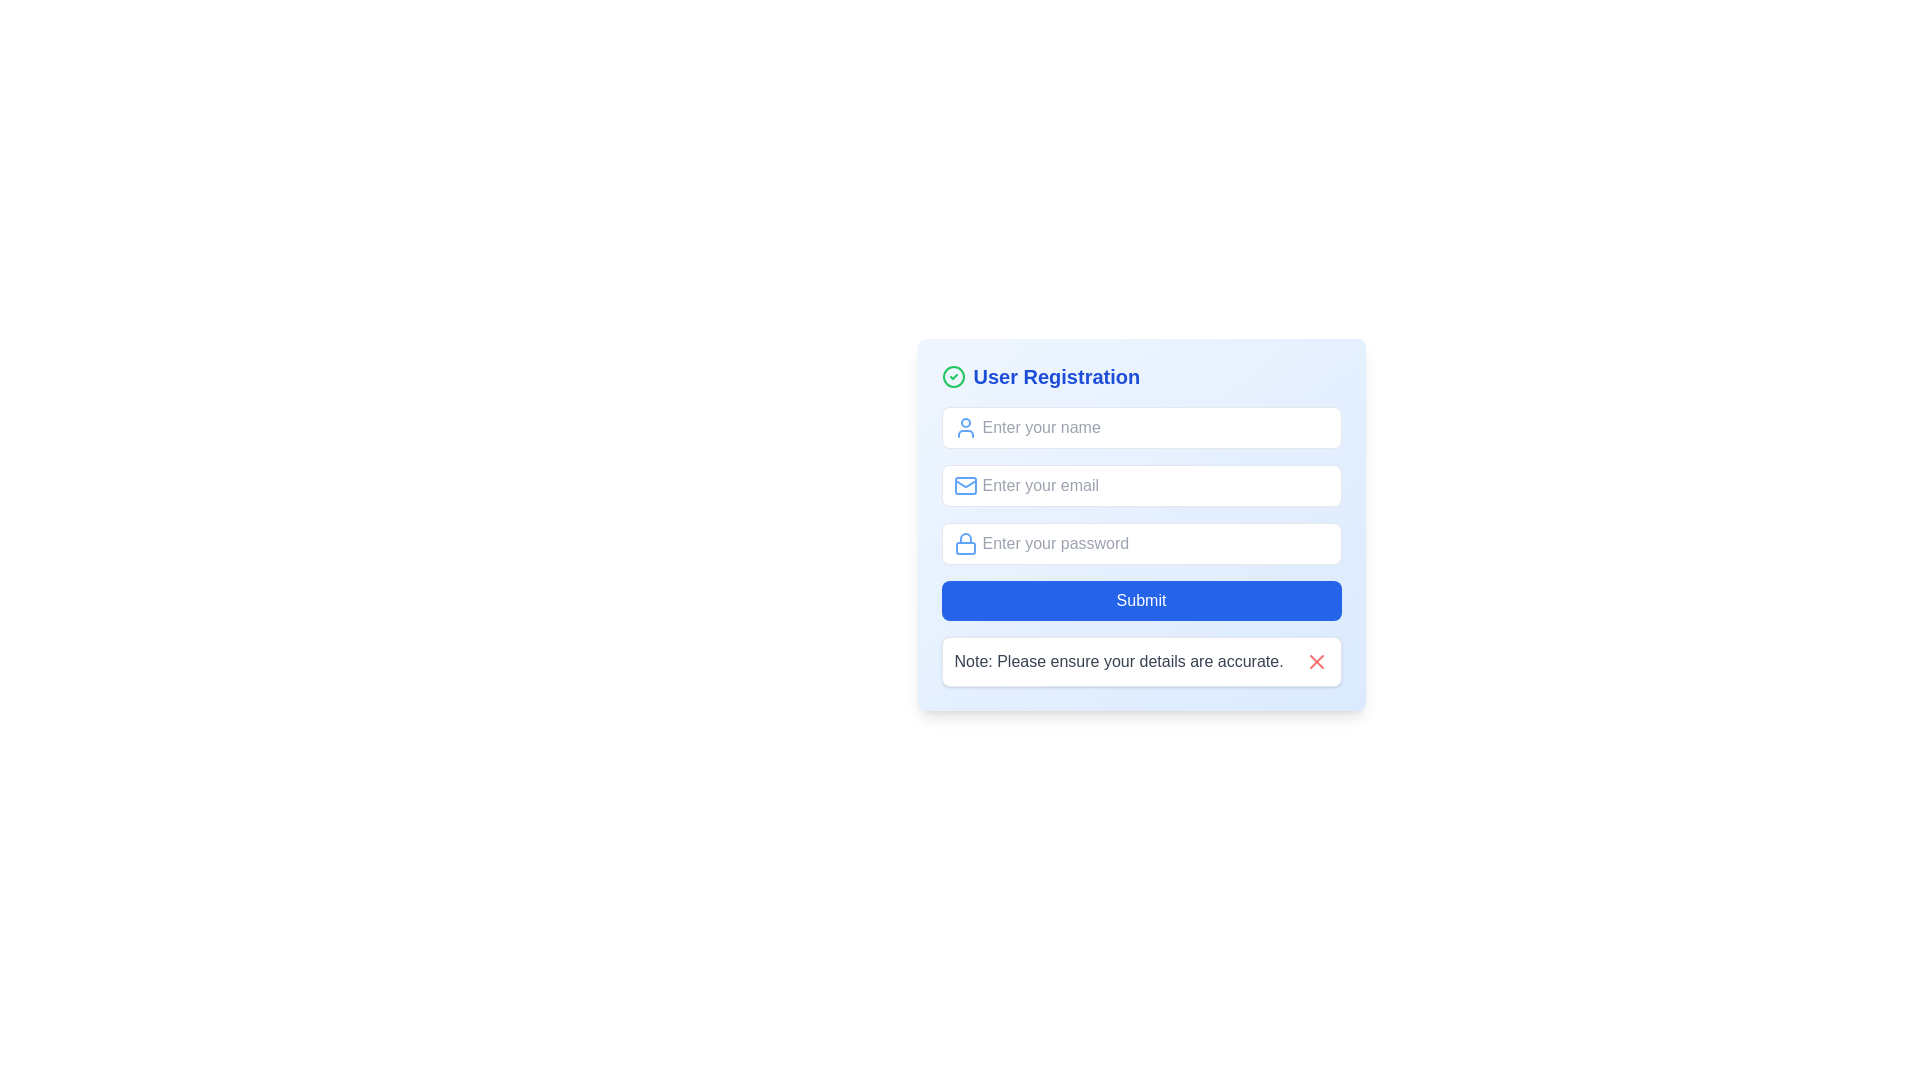 The image size is (1920, 1080). I want to click on Circle SVG element representing a note or status indicator associated with the 'User Registration' heading, so click(952, 377).